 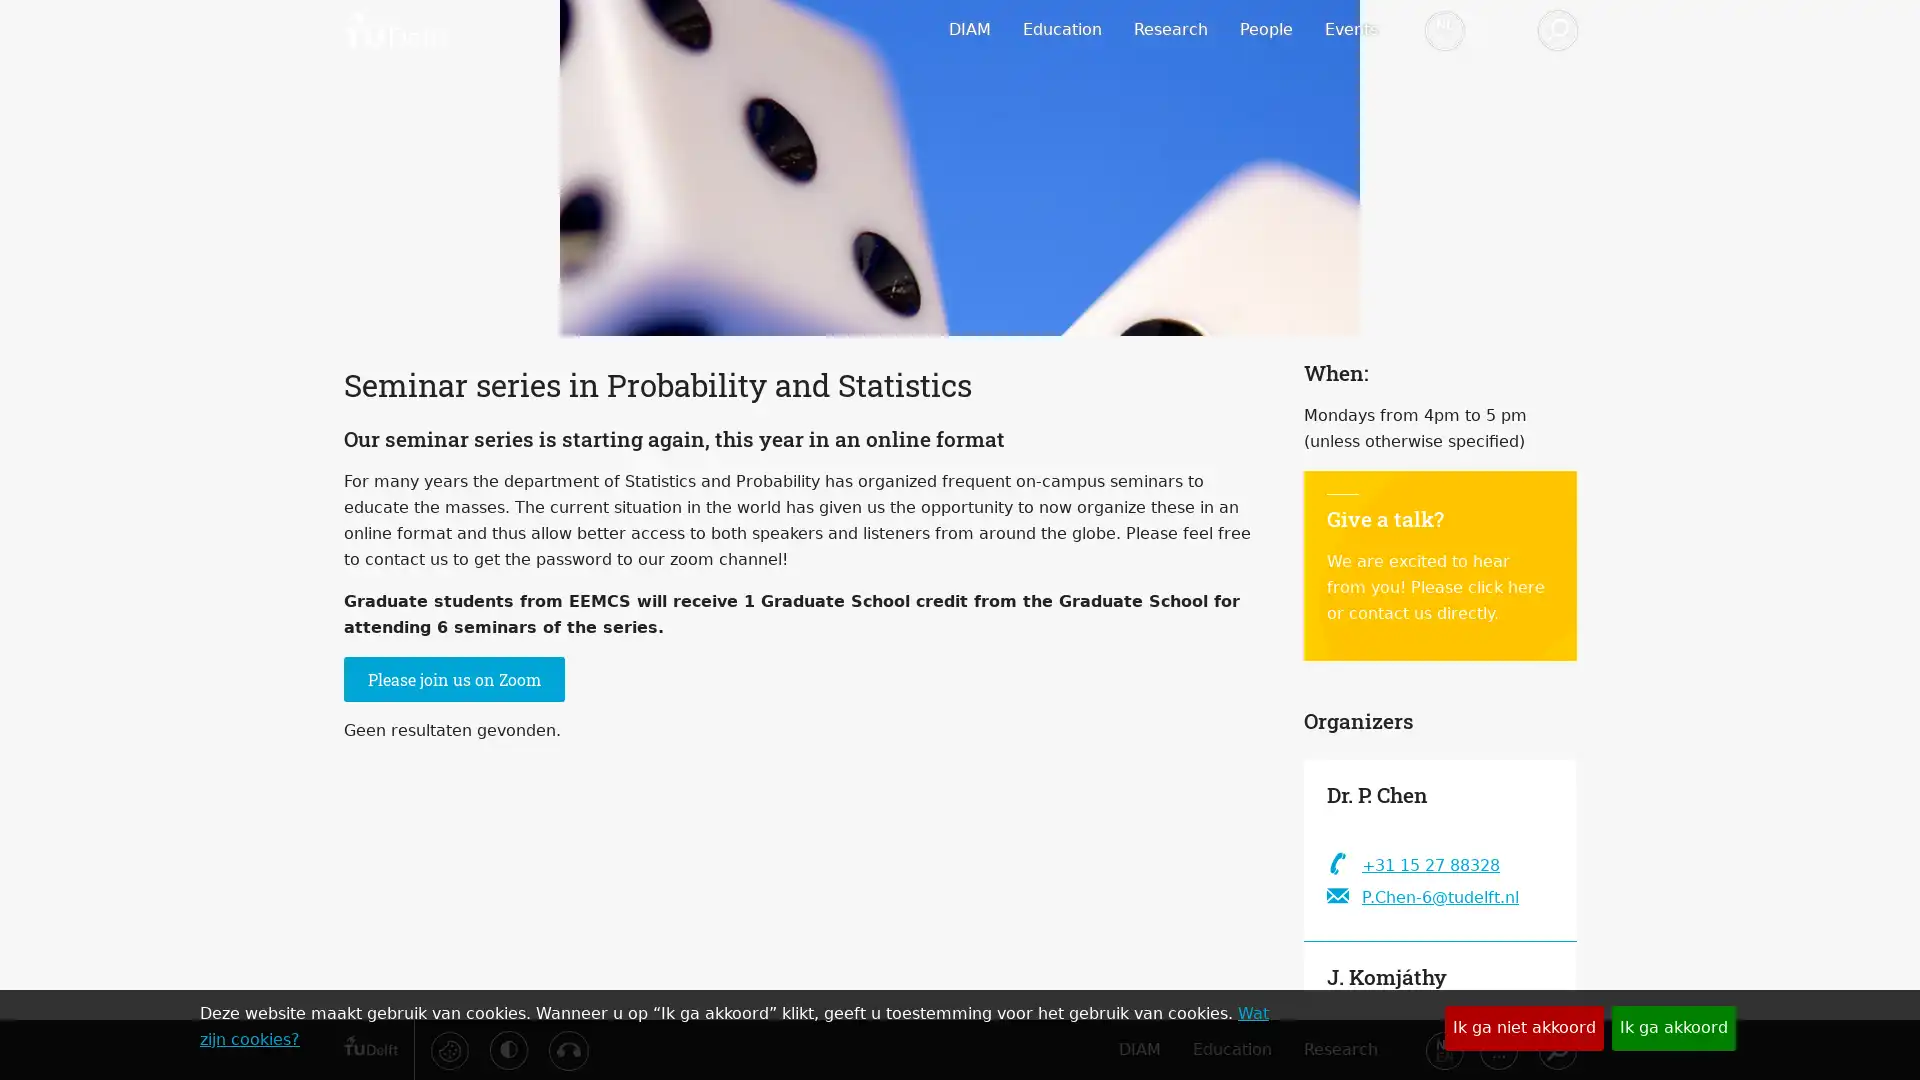 What do you see at coordinates (566, 1049) in the screenshot?
I see `Luister met de ReachDeck-werkbalk` at bounding box center [566, 1049].